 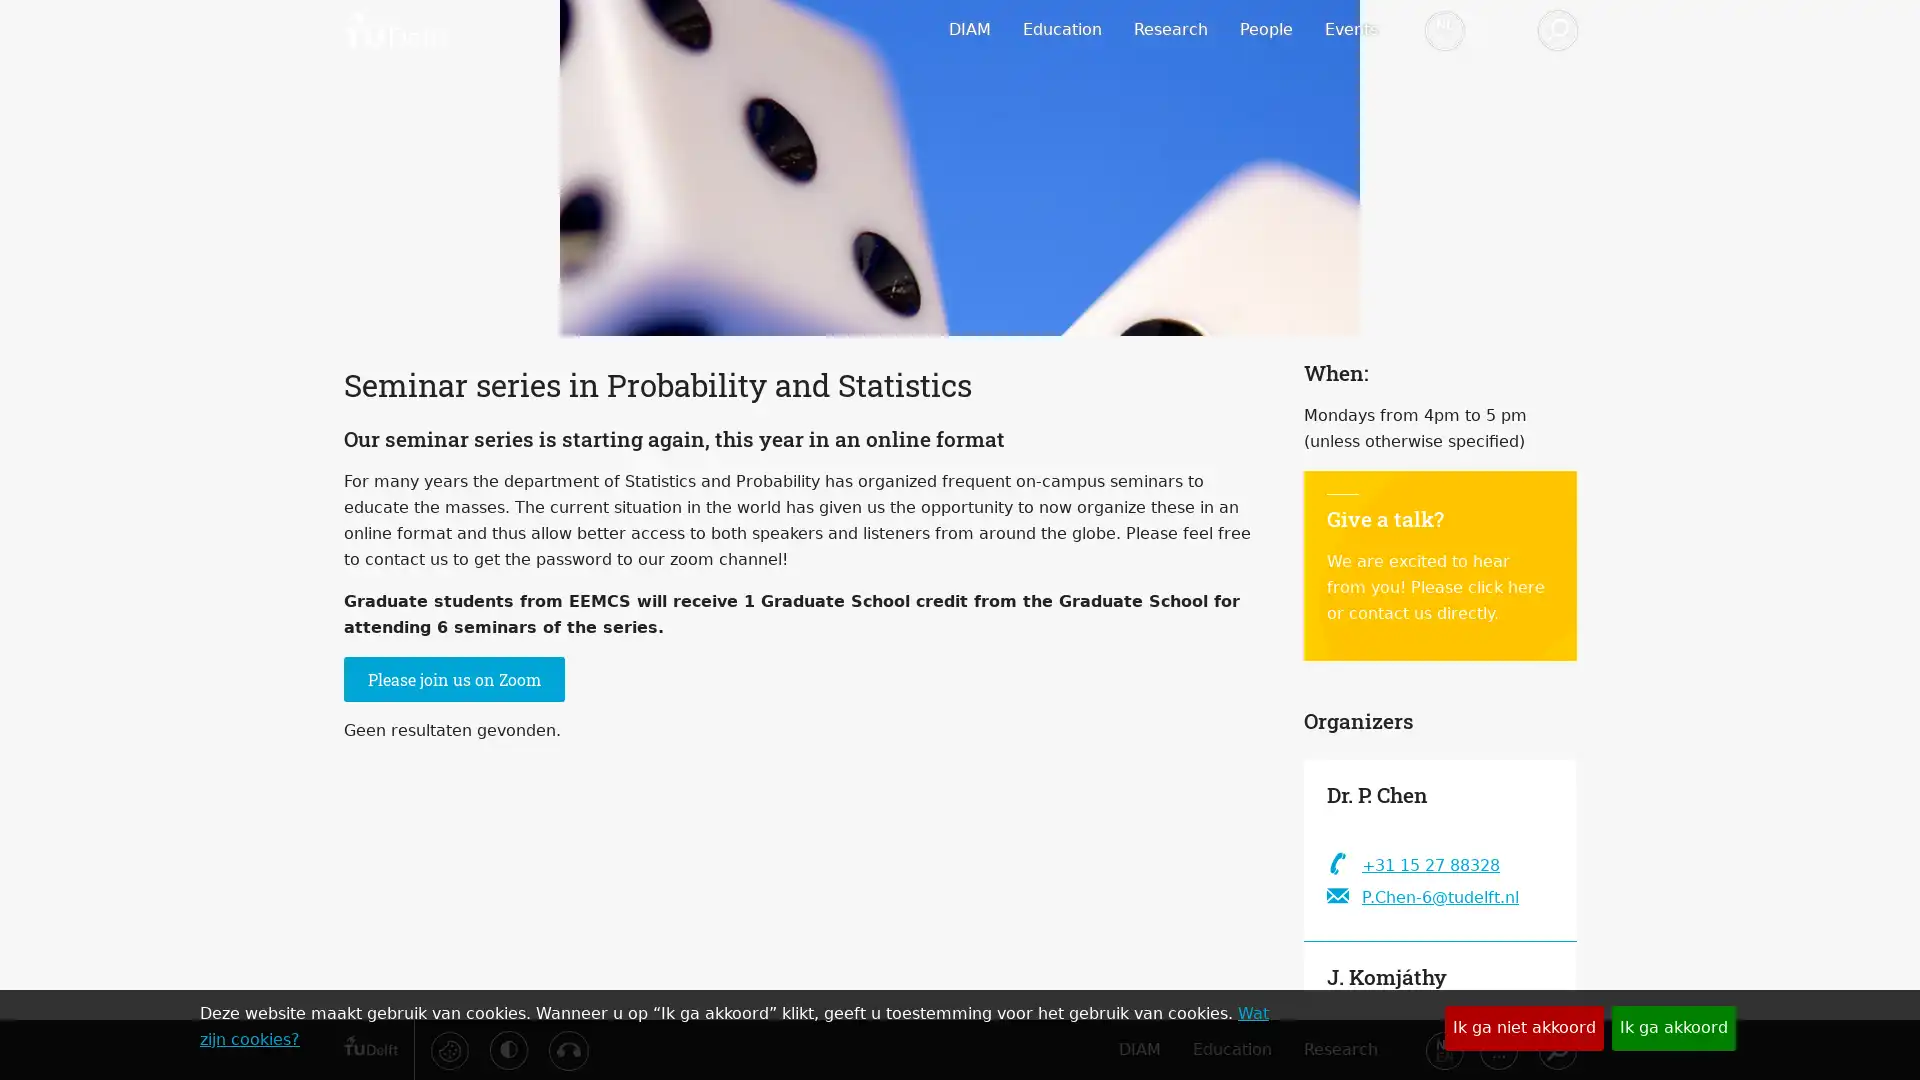 What do you see at coordinates (566, 1049) in the screenshot?
I see `Luister met de ReachDeck-werkbalk` at bounding box center [566, 1049].